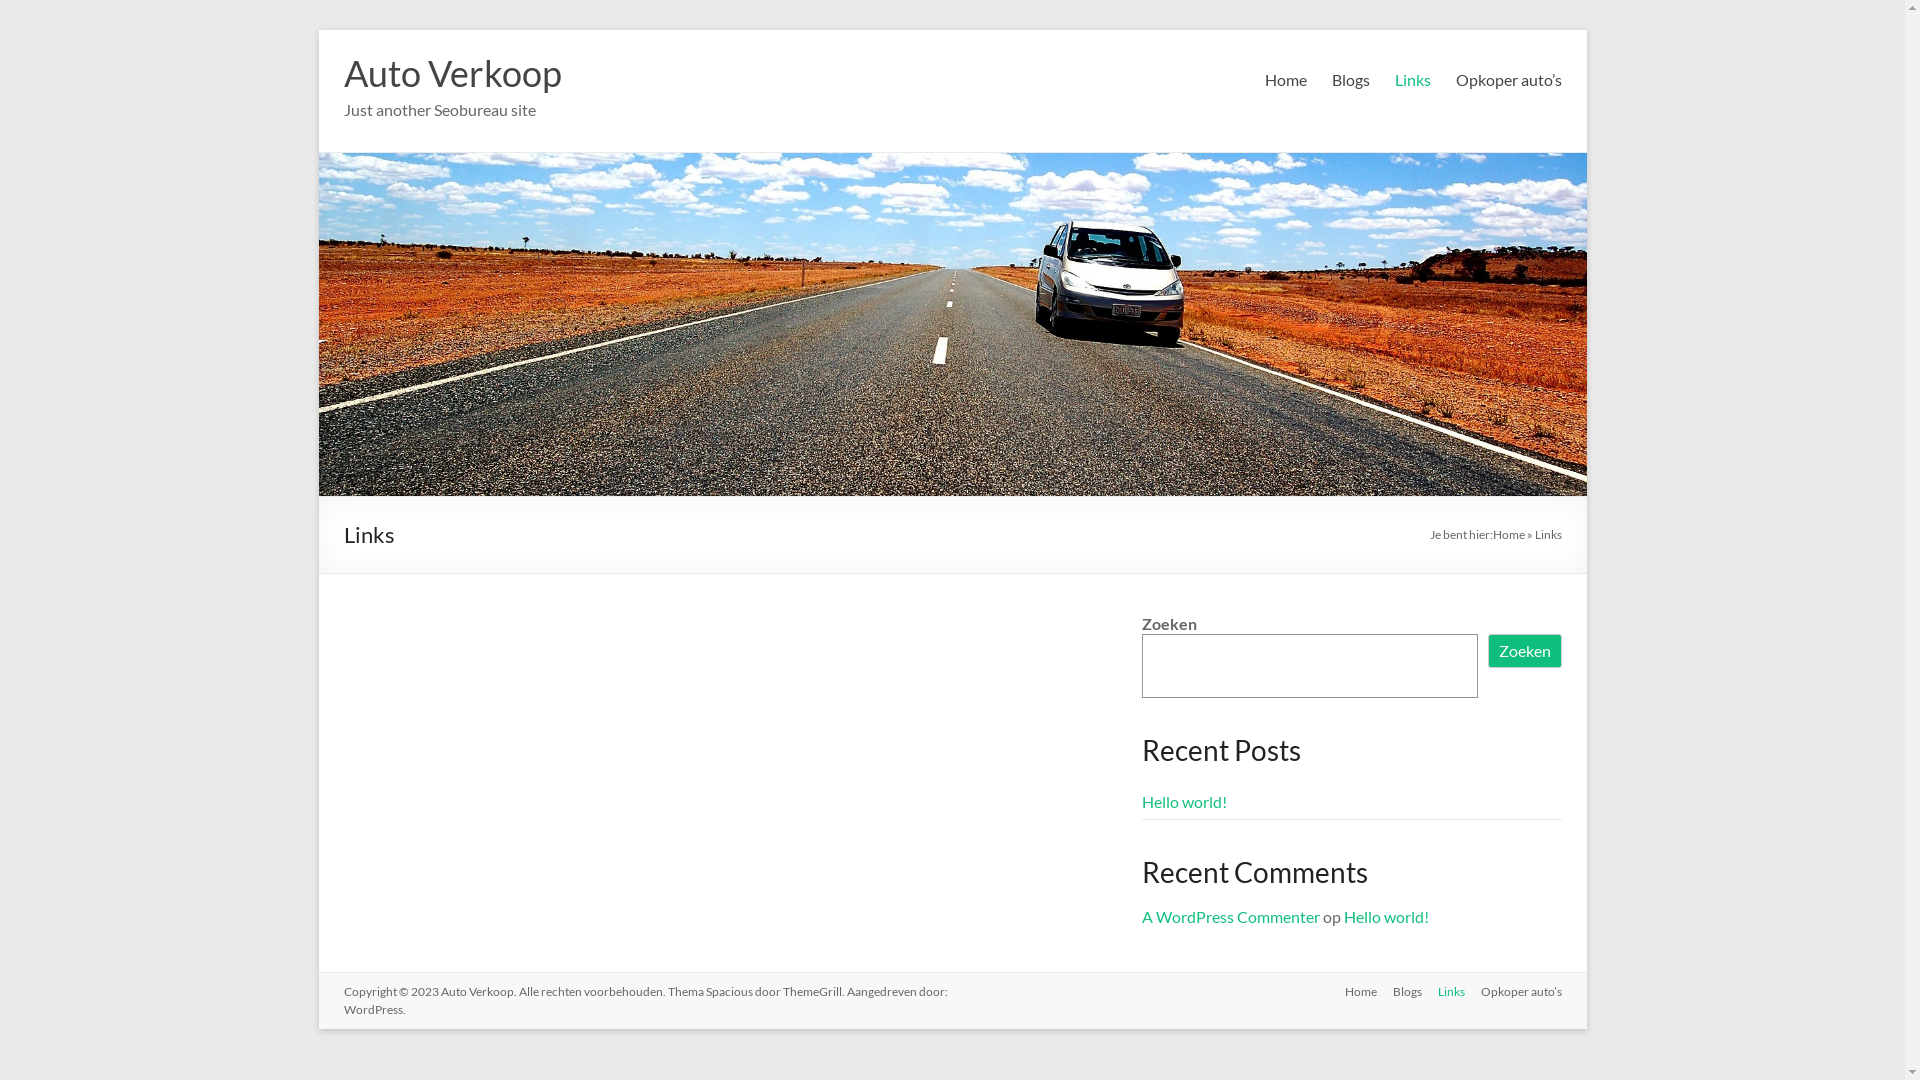  Describe the element at coordinates (373, 1009) in the screenshot. I see `'WordPress'` at that location.